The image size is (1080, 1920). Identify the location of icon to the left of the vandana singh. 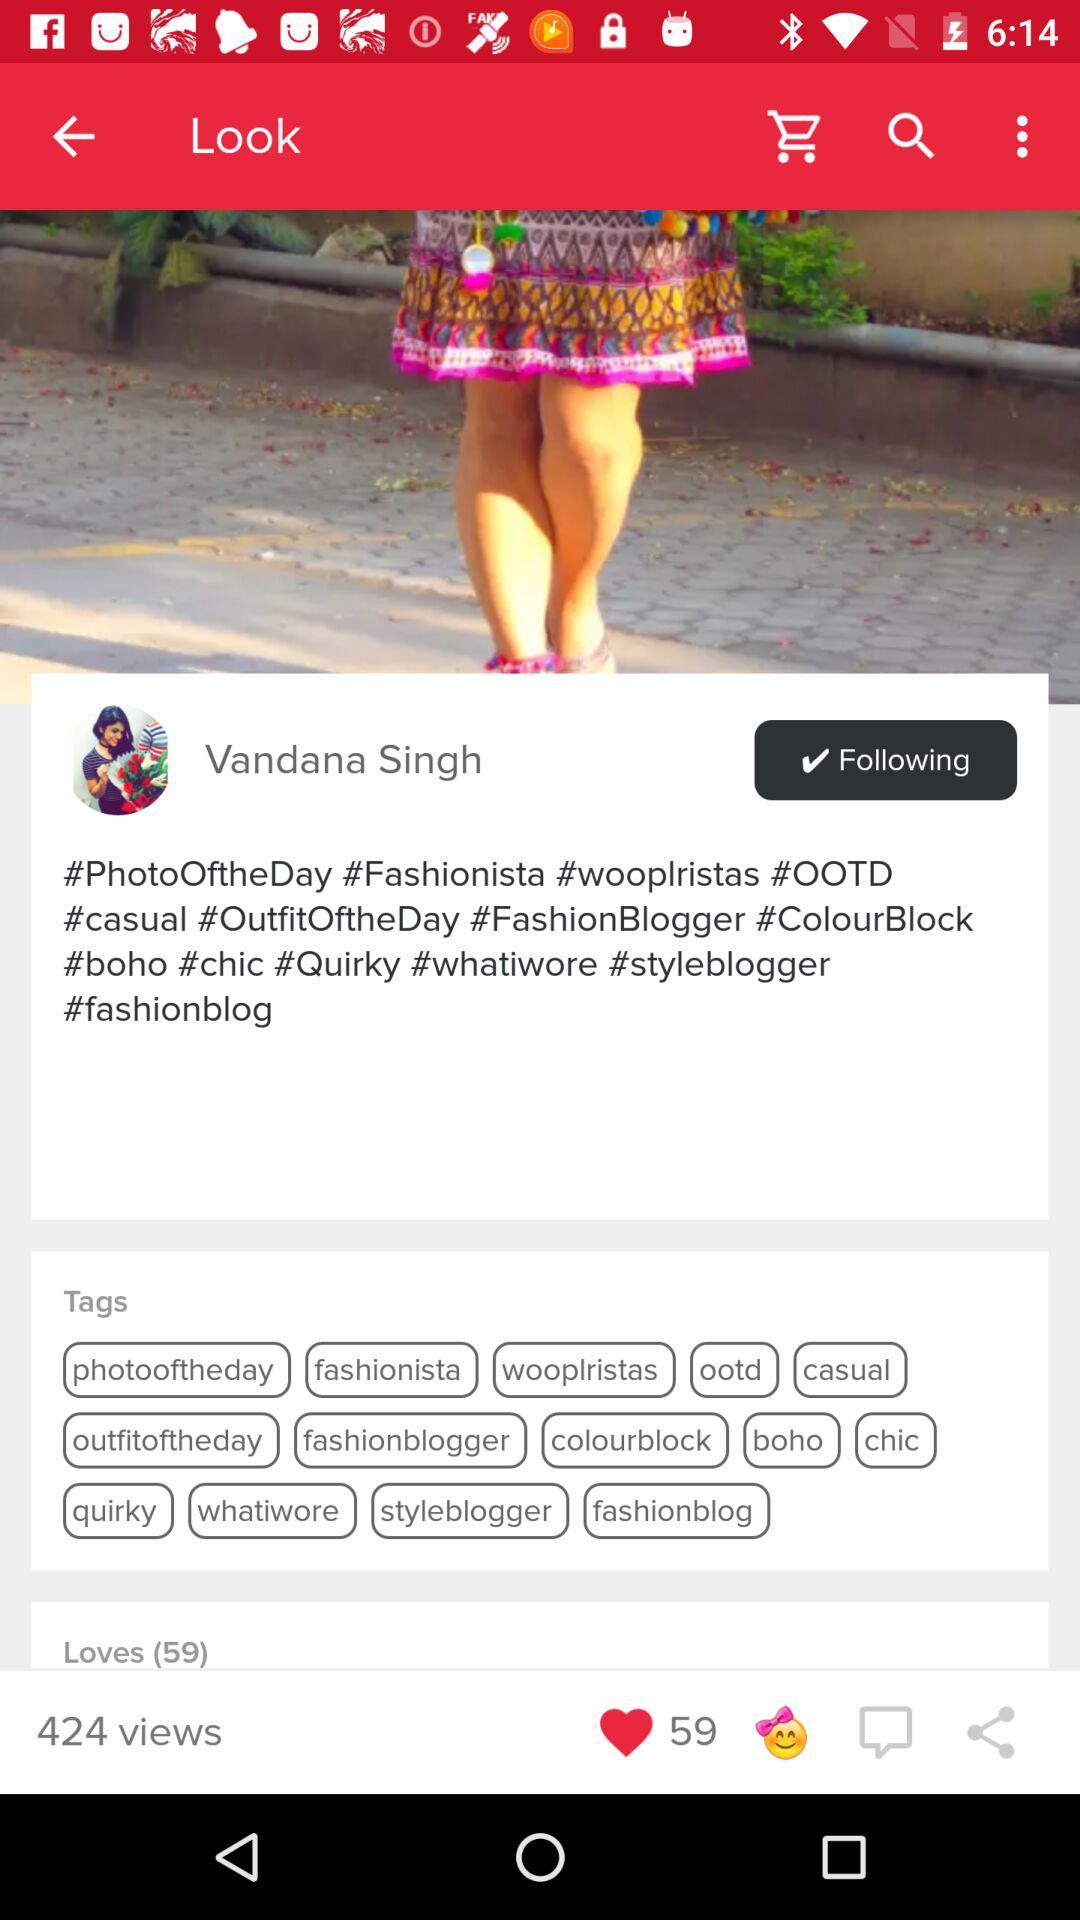
(118, 759).